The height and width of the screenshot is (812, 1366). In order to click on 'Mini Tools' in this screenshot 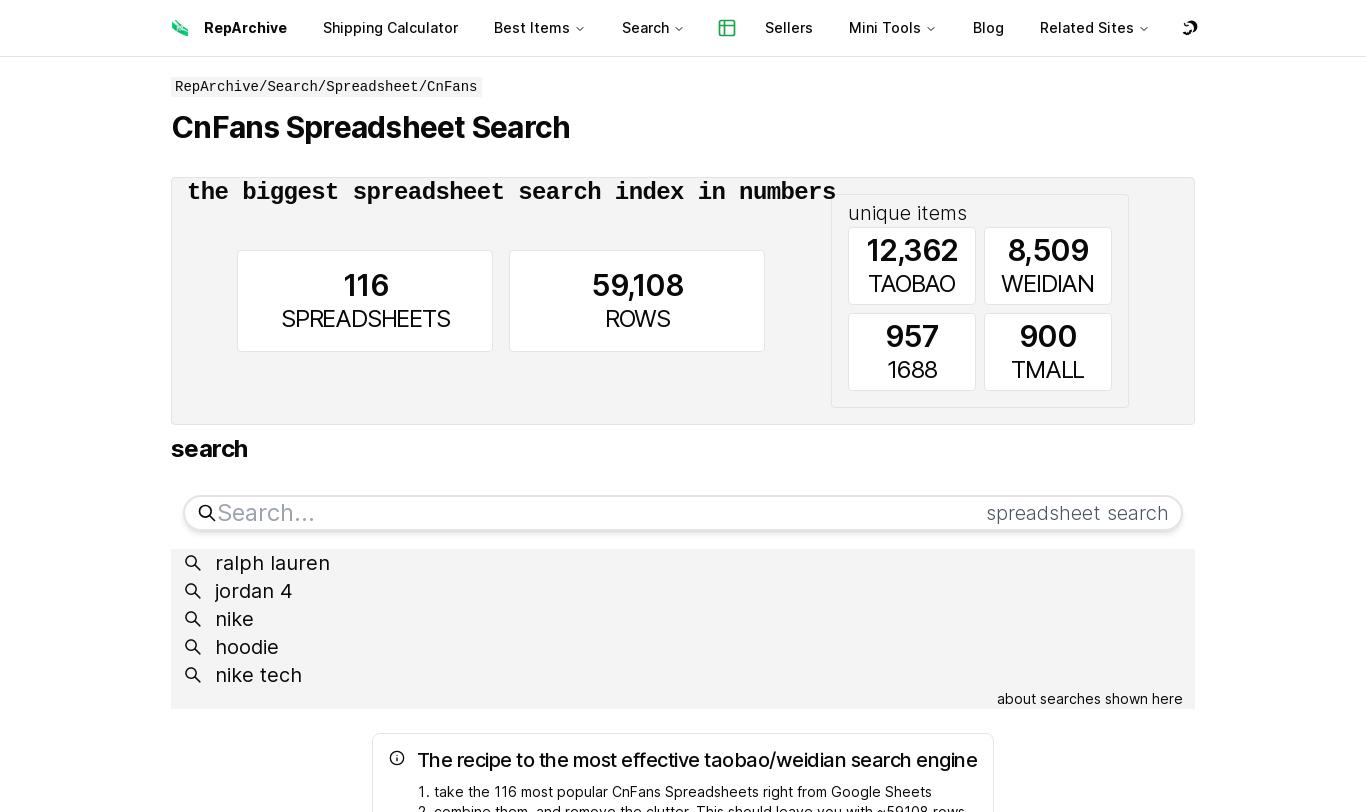, I will do `click(884, 27)`.